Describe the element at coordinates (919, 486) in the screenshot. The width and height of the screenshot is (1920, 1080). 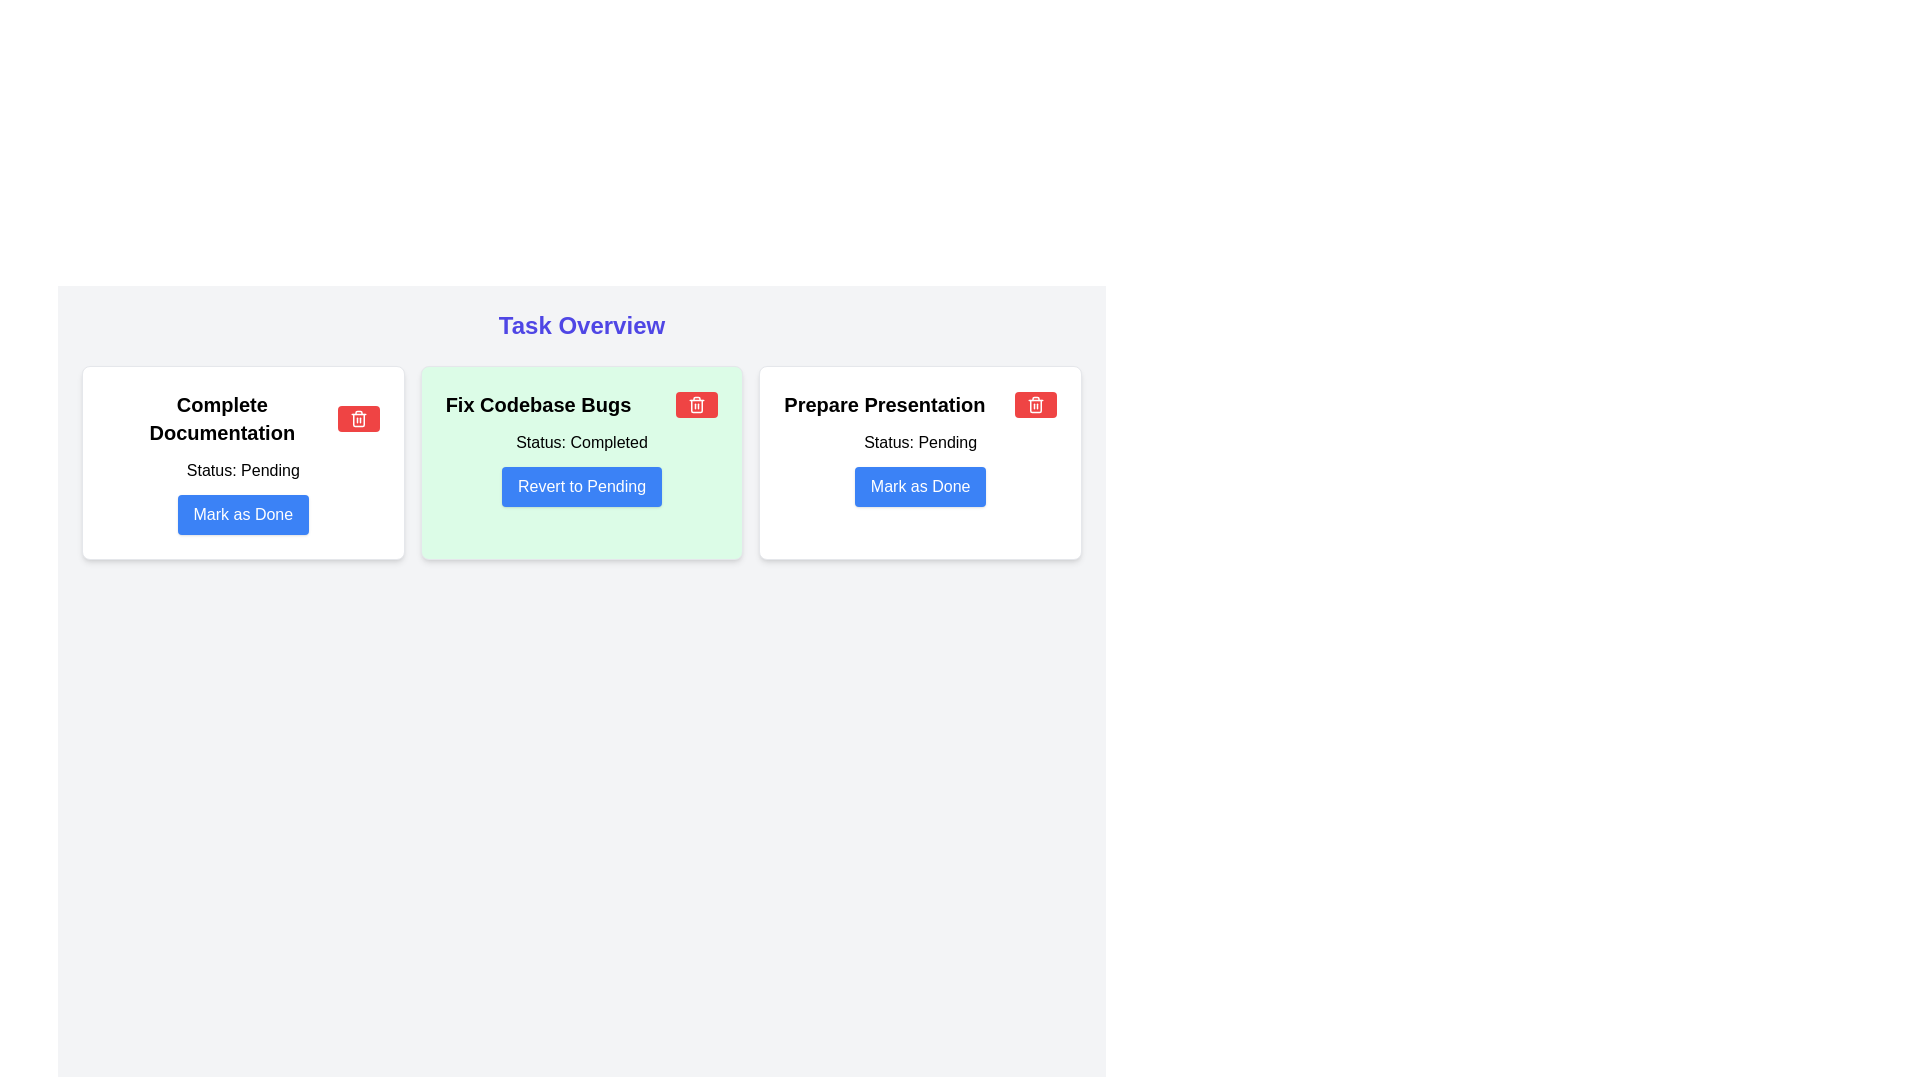
I see `the 'Mark as Done' button, which is a rectangular button with a blue background and white text, located at the bottom of the rightmost card in the grid` at that location.